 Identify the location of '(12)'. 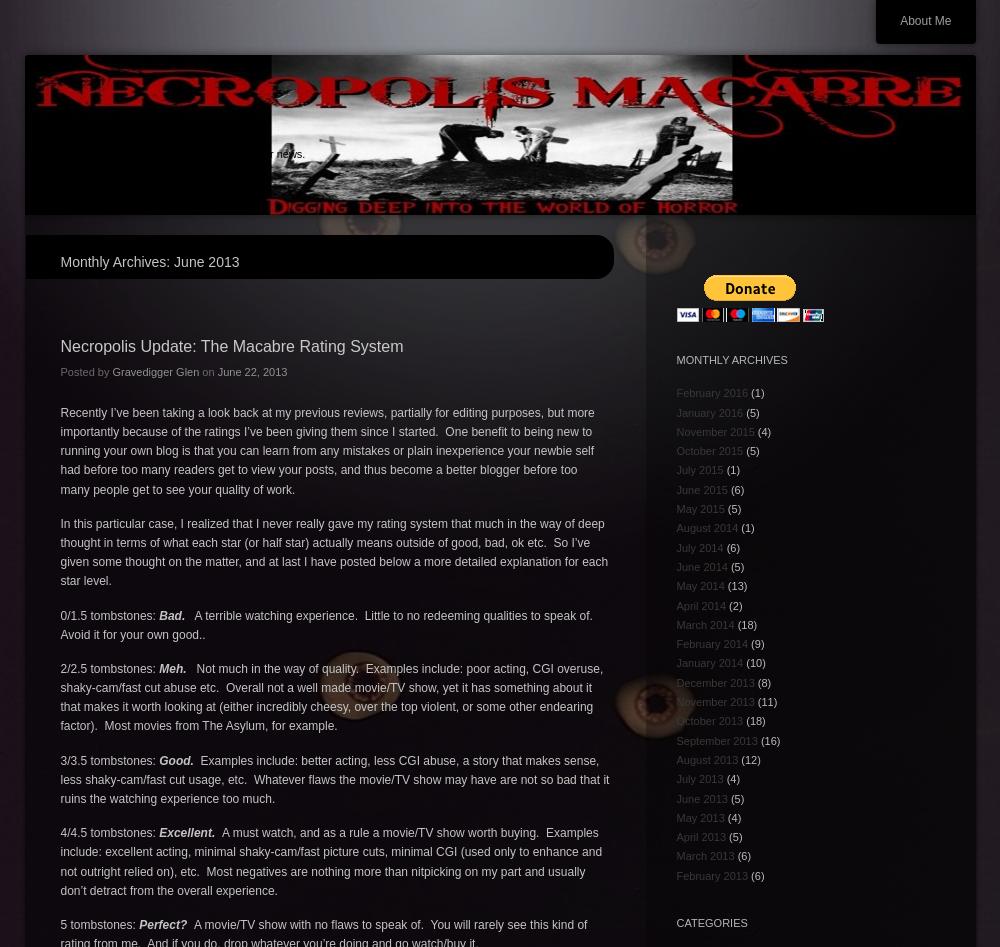
(737, 759).